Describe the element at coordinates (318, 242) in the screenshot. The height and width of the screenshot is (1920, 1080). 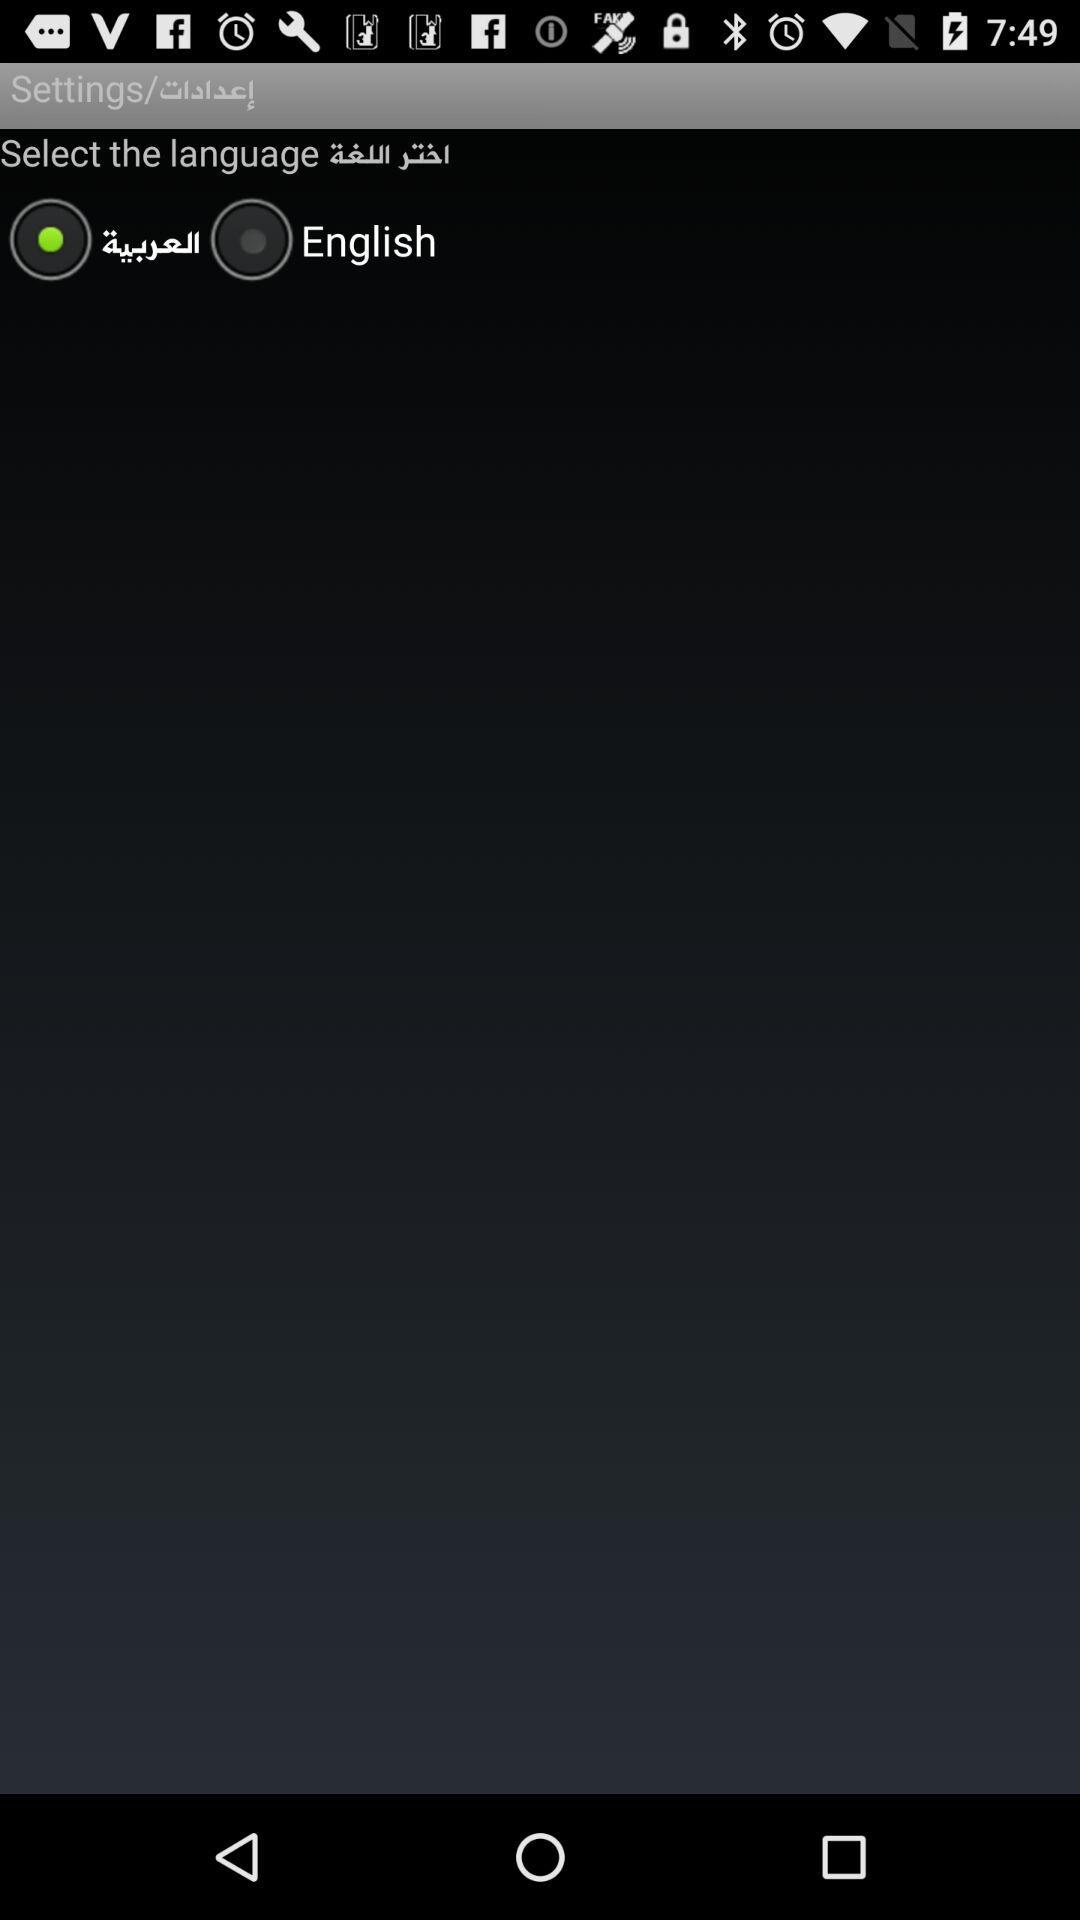
I see `the english radio button` at that location.